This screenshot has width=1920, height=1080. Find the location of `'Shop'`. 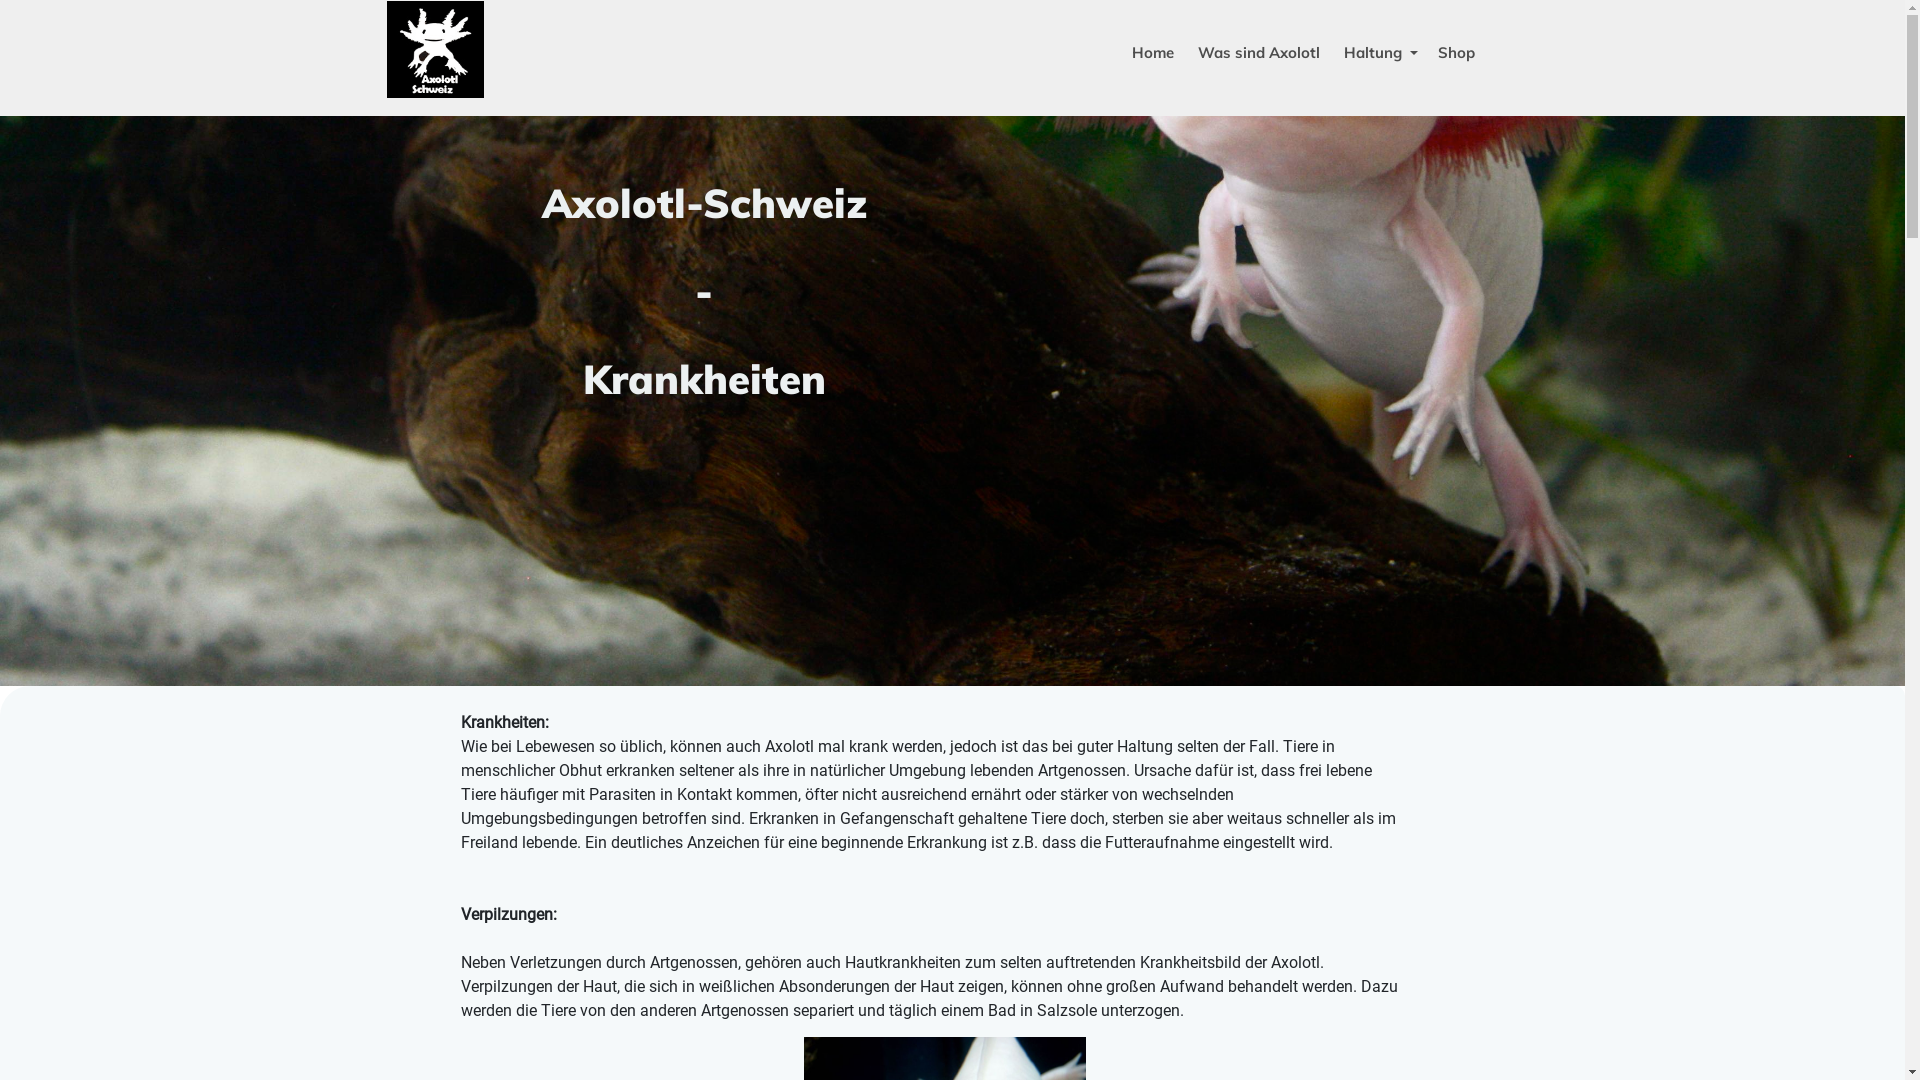

'Shop' is located at coordinates (1424, 52).